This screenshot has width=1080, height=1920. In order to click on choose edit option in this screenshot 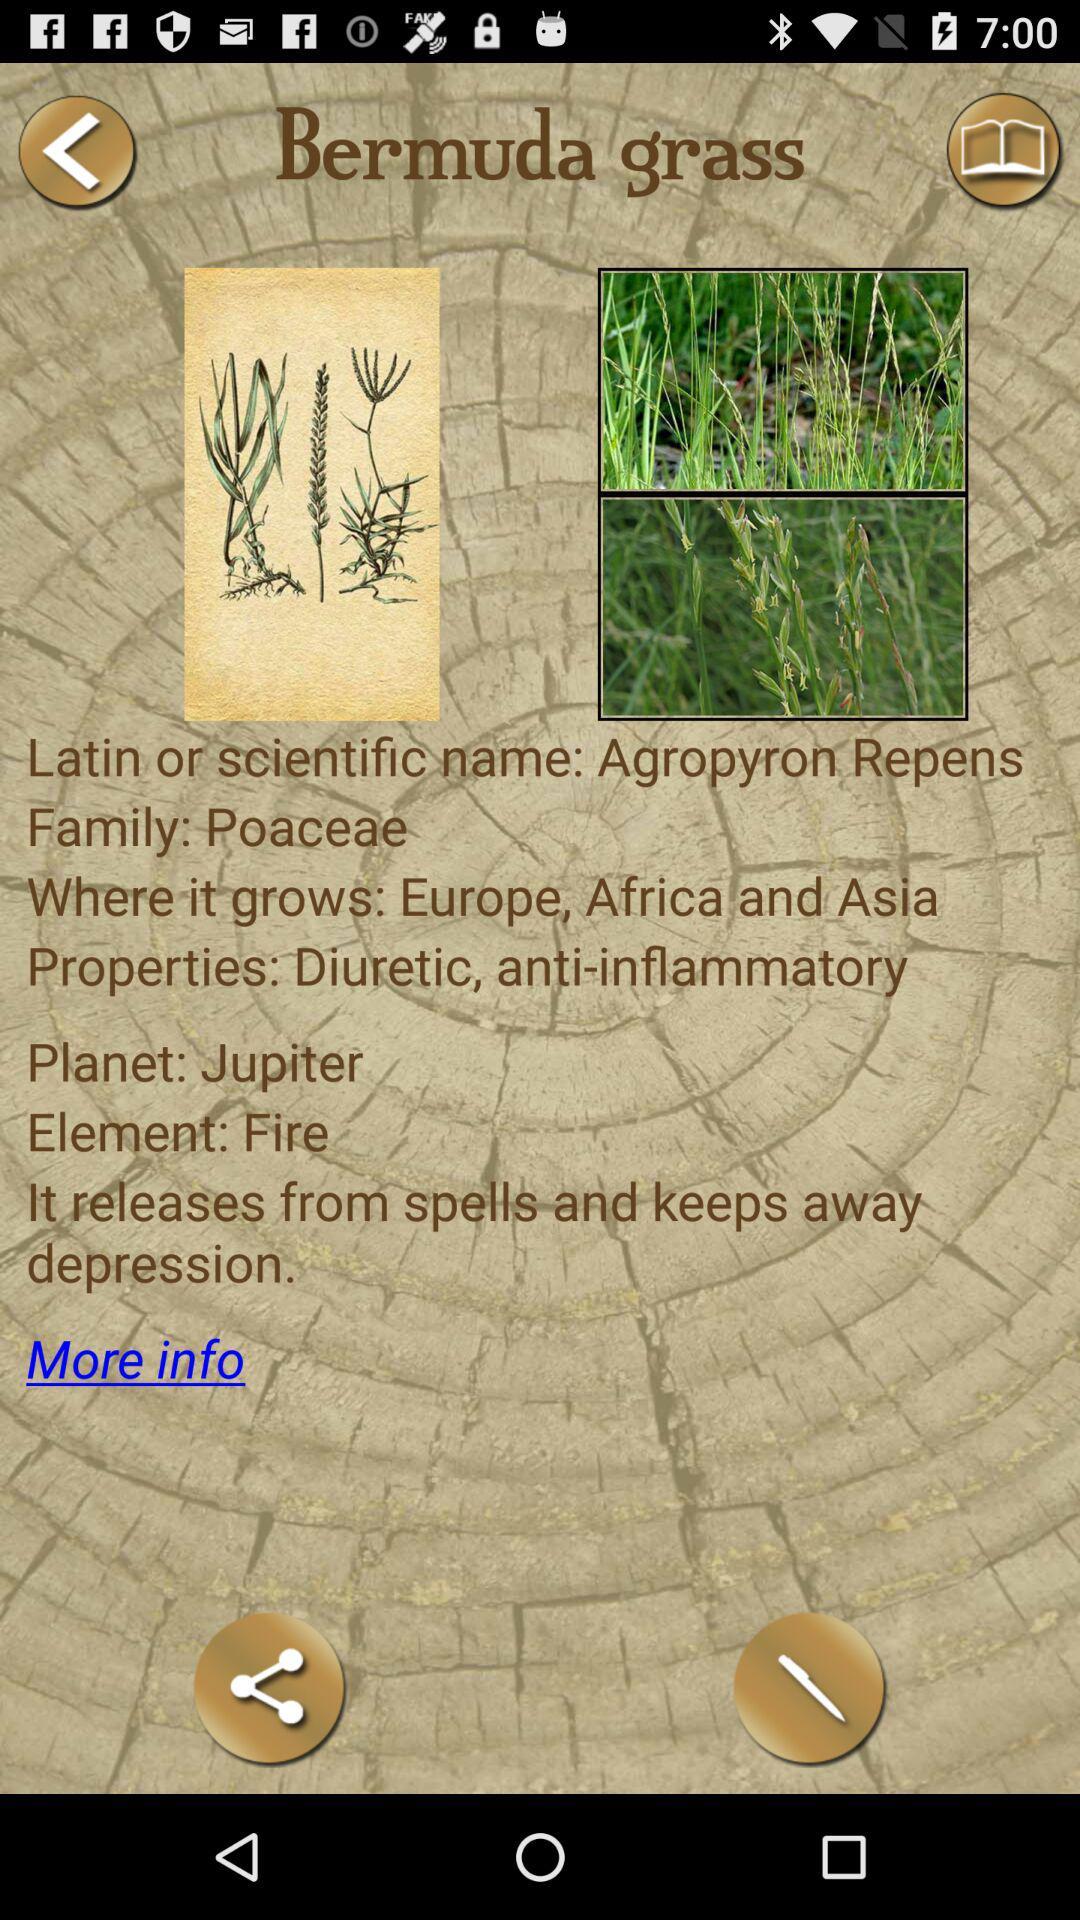, I will do `click(810, 1688)`.